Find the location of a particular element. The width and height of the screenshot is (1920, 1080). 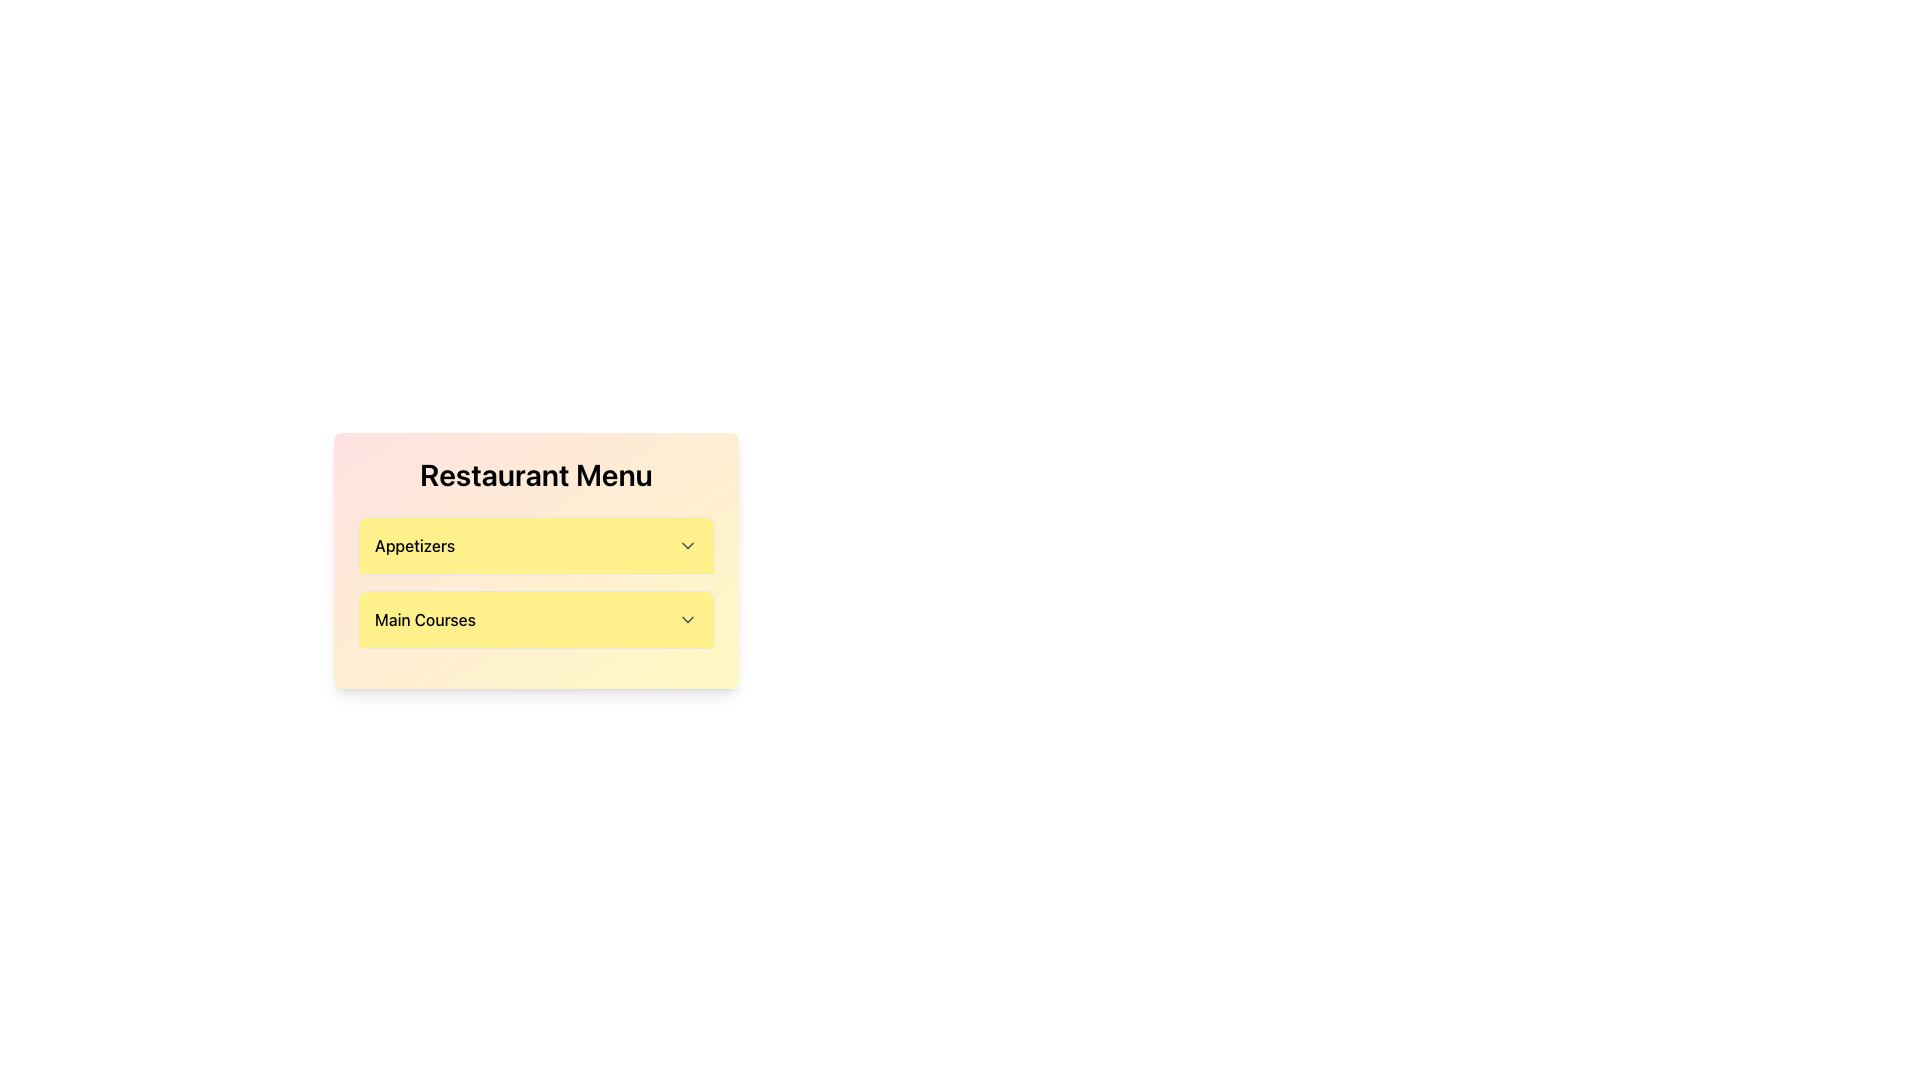

the Dropdown menu button located below the 'Restaurant Menu' header to highlight it is located at coordinates (536, 546).